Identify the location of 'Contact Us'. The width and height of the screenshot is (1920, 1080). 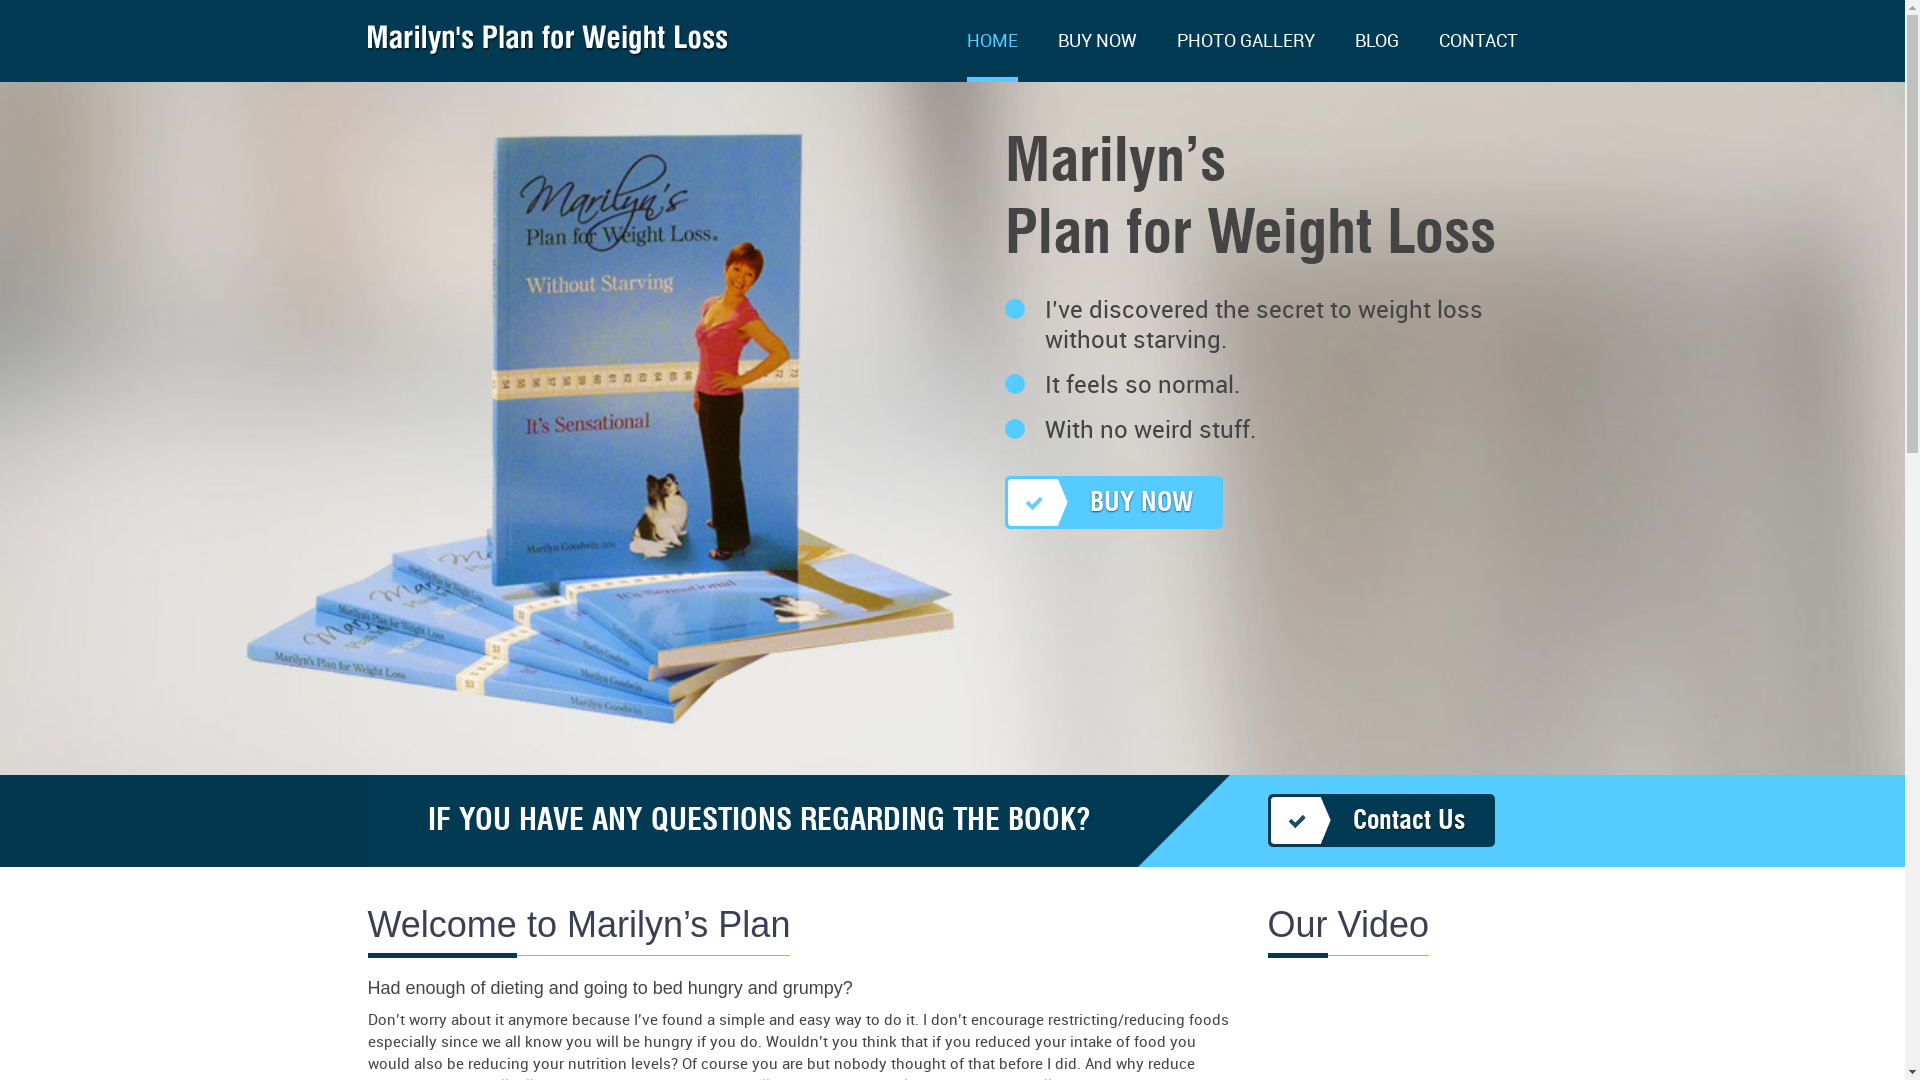
(1380, 820).